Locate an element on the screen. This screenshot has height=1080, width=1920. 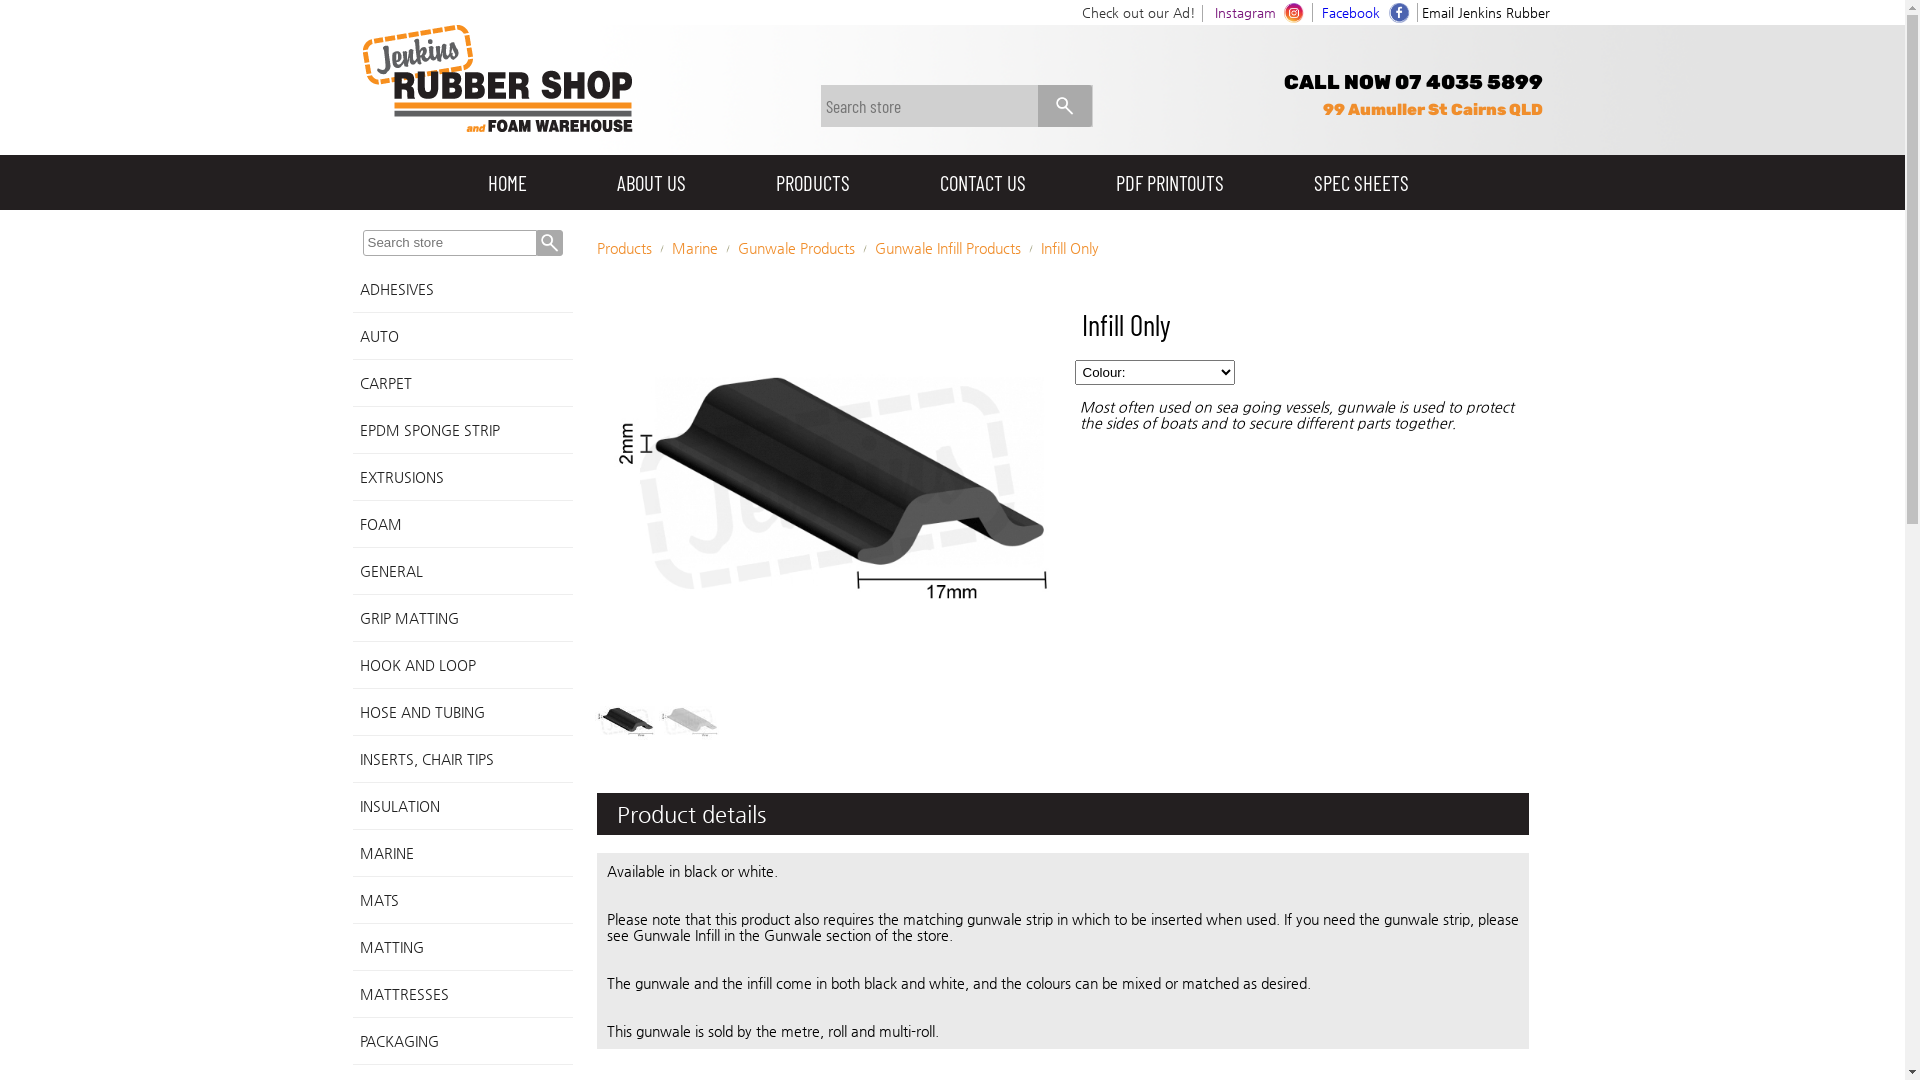
'CONTACT US' is located at coordinates (982, 182).